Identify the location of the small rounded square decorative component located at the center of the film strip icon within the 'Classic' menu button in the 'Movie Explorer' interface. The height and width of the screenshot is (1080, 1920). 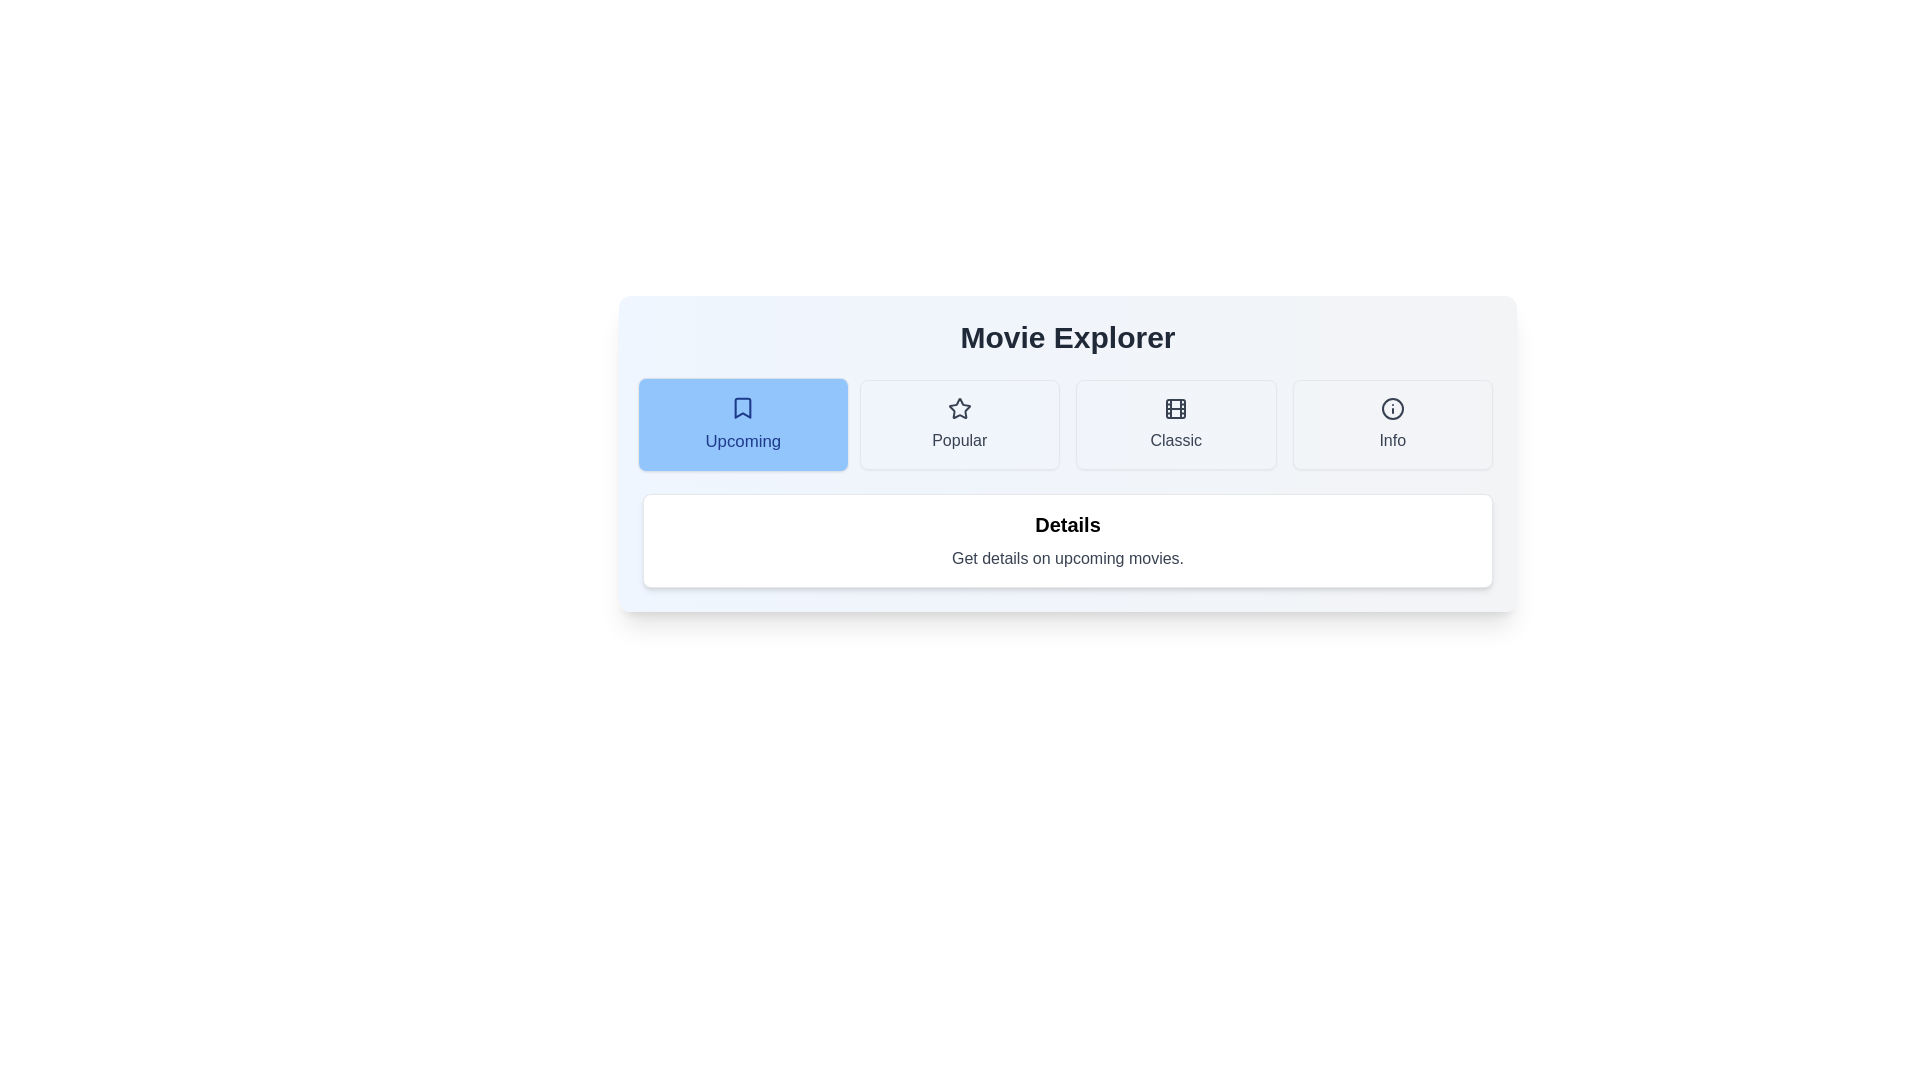
(1176, 407).